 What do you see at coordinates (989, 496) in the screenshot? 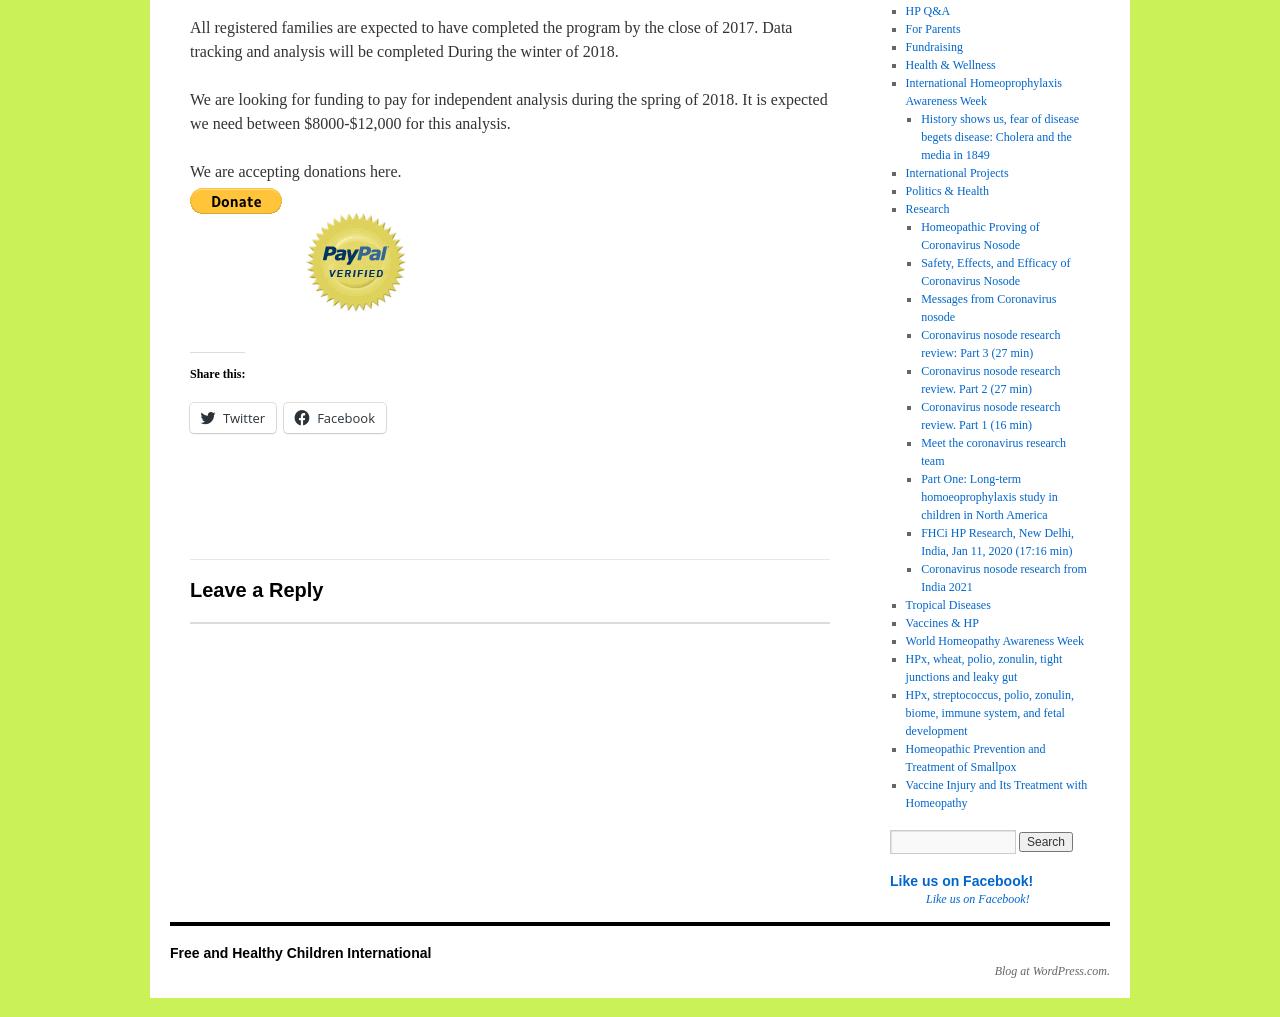
I see `'Part One: Long-term homoeoprophylaxis study in children in North America'` at bounding box center [989, 496].